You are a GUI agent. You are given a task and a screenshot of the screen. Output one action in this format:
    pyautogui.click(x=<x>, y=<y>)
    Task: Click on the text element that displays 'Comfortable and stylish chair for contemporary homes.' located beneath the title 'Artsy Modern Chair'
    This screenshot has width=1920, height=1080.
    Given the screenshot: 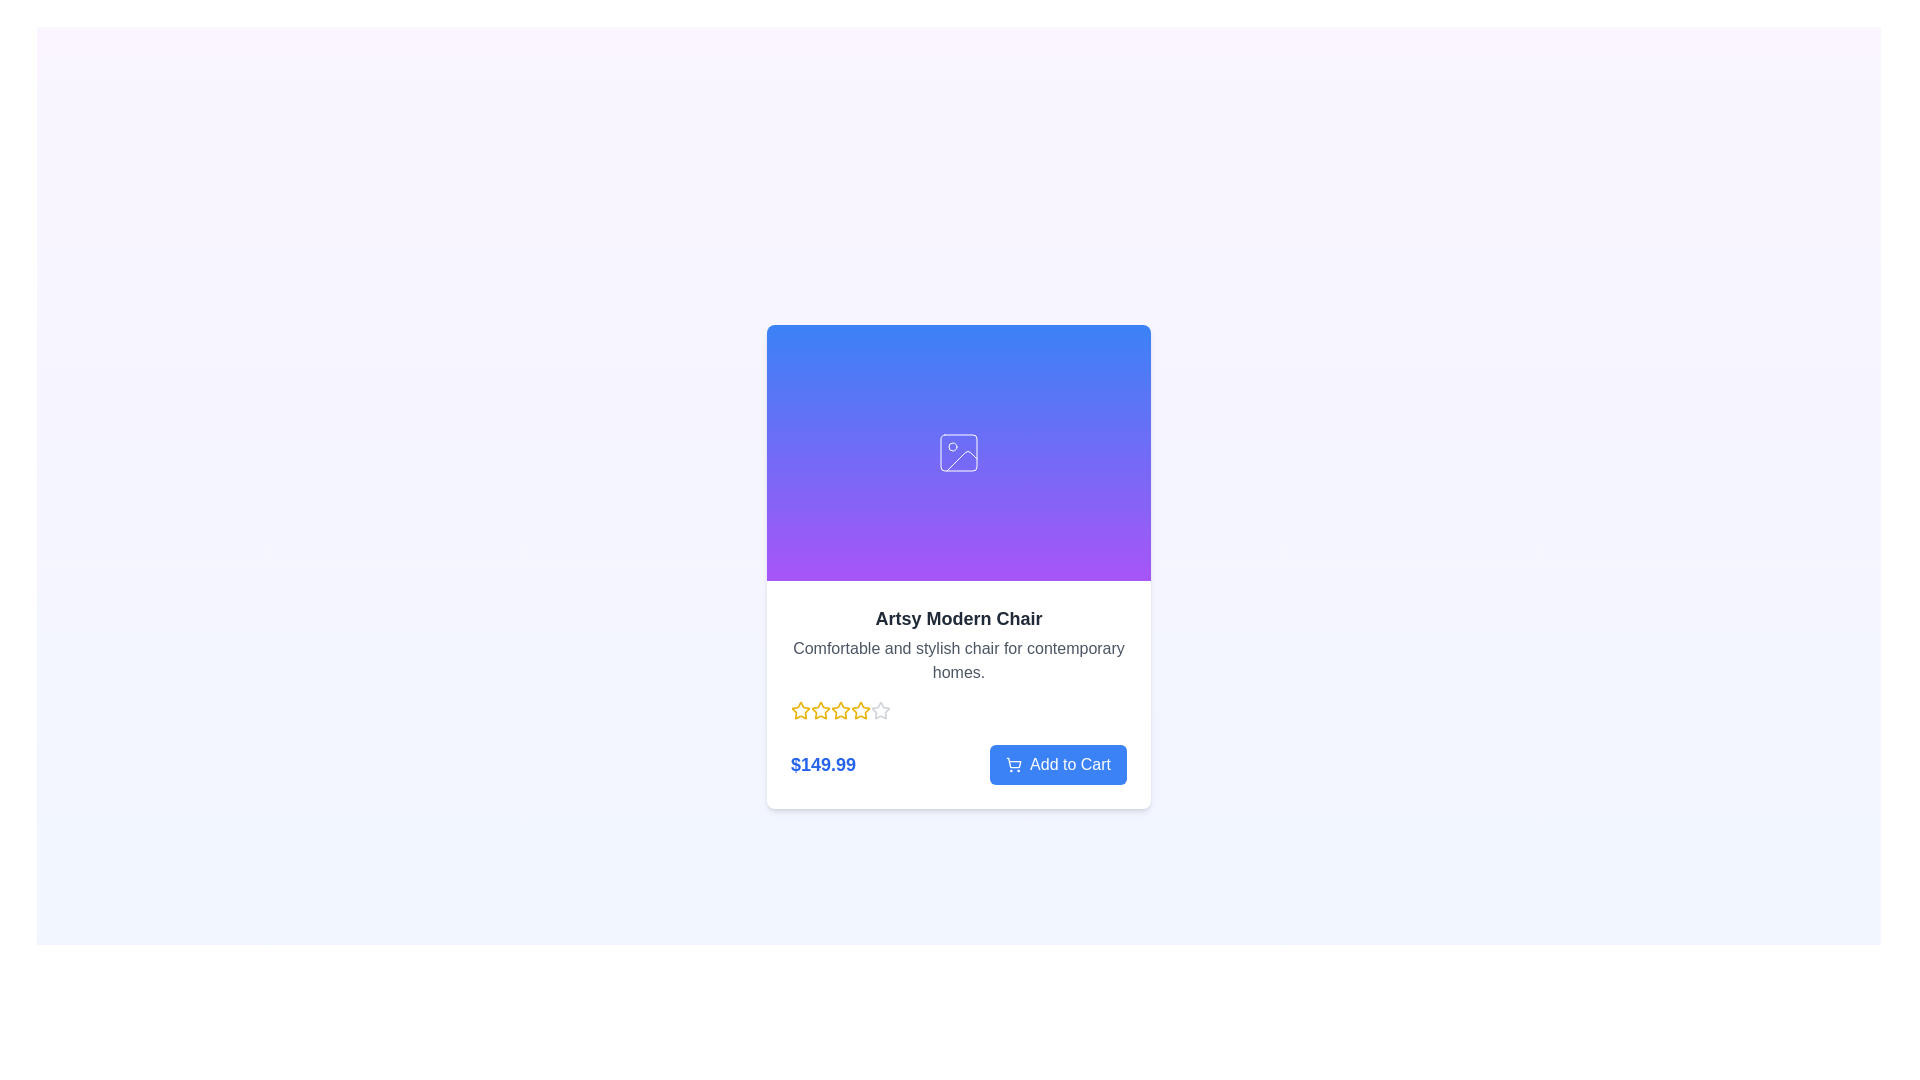 What is the action you would take?
    pyautogui.click(x=958, y=660)
    